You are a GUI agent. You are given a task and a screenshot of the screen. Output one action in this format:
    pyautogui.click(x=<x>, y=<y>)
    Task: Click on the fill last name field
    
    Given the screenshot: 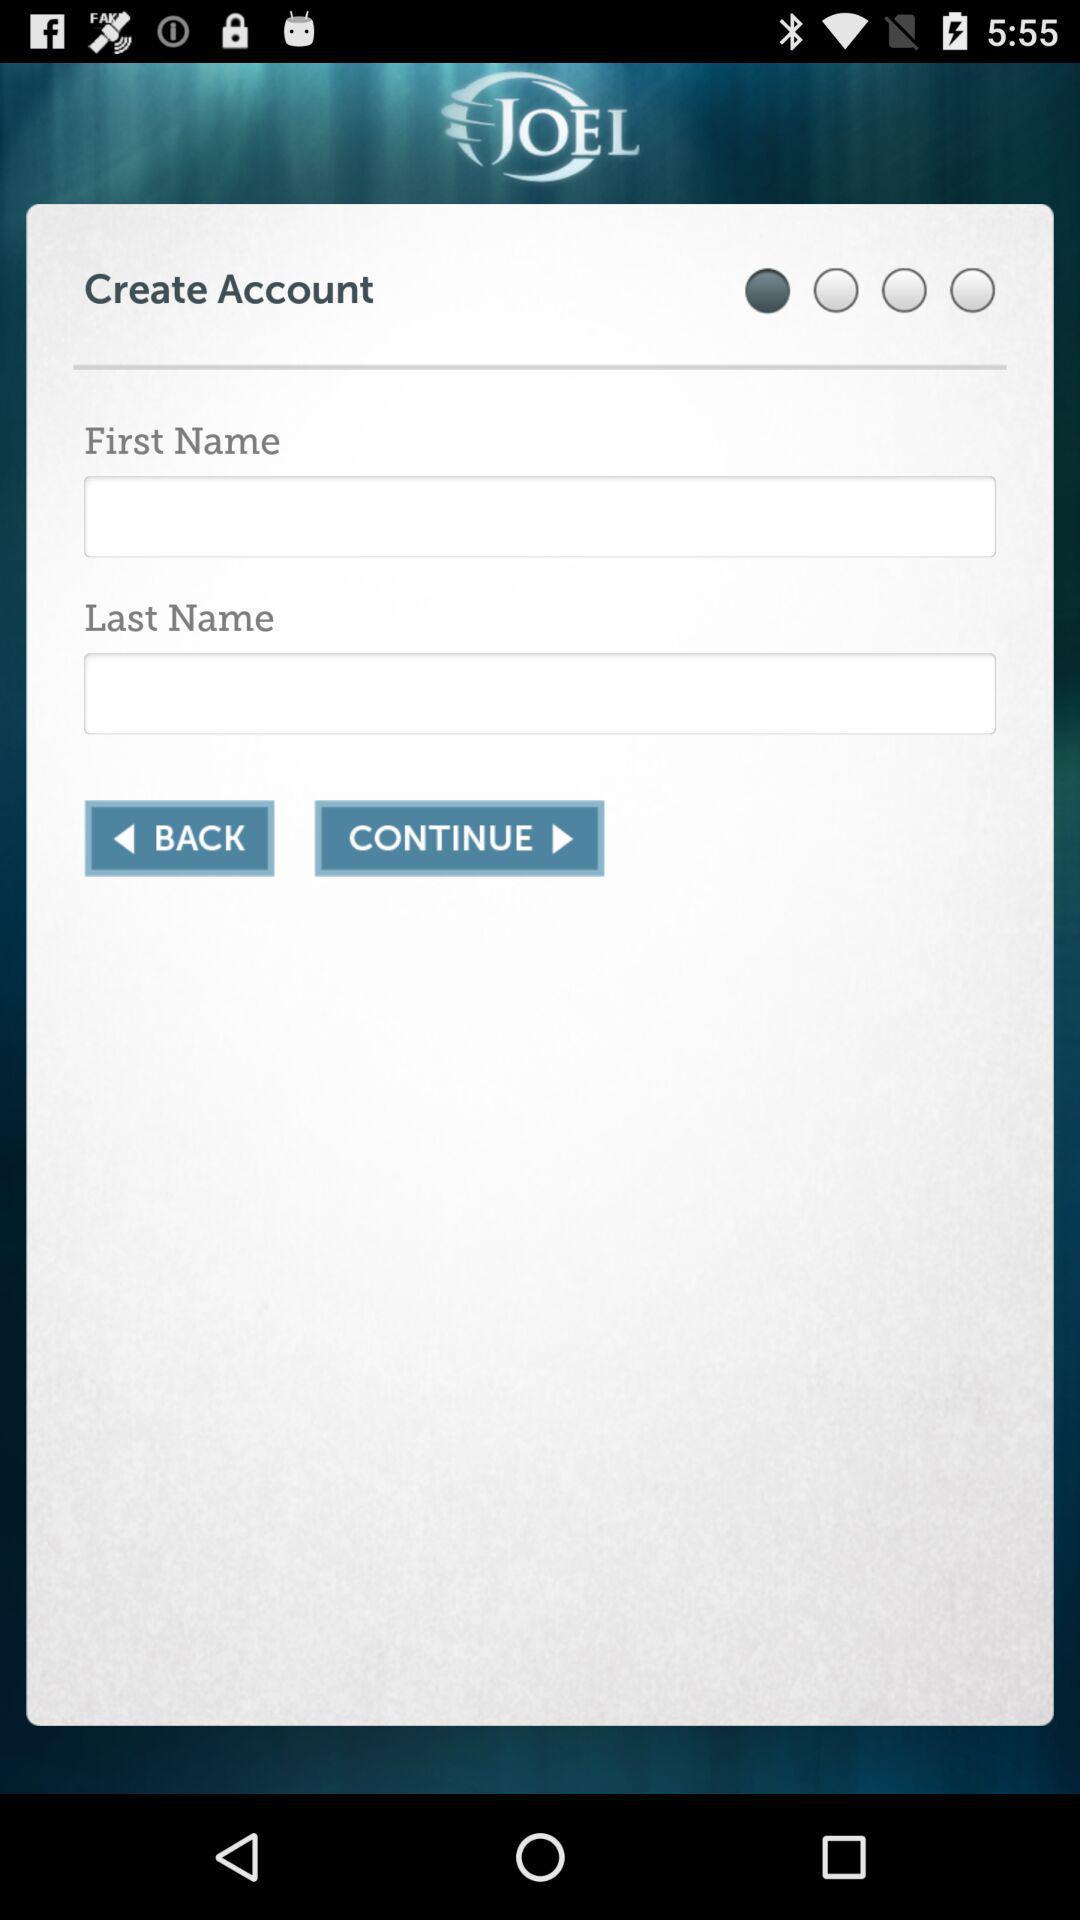 What is the action you would take?
    pyautogui.click(x=540, y=693)
    